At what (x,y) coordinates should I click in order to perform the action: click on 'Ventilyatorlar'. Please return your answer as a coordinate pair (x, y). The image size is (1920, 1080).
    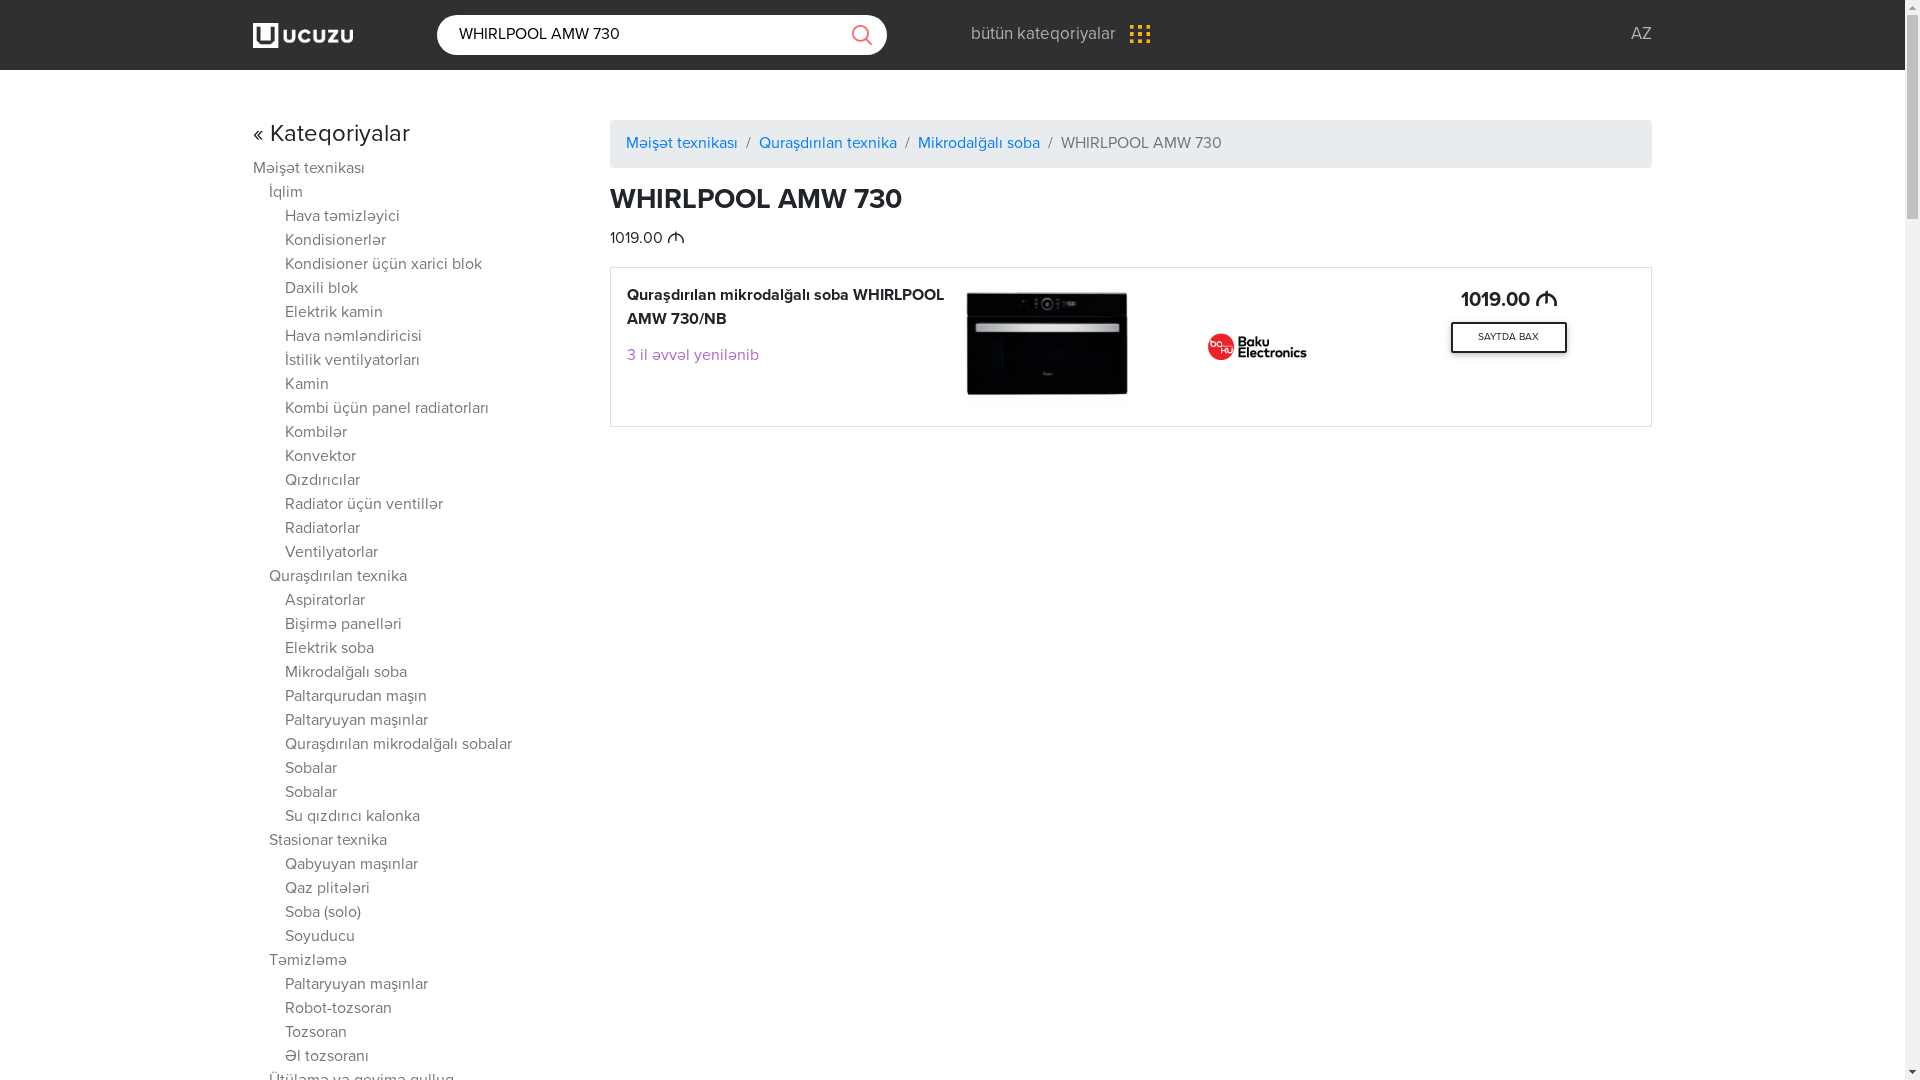
    Looking at the image, I should click on (331, 553).